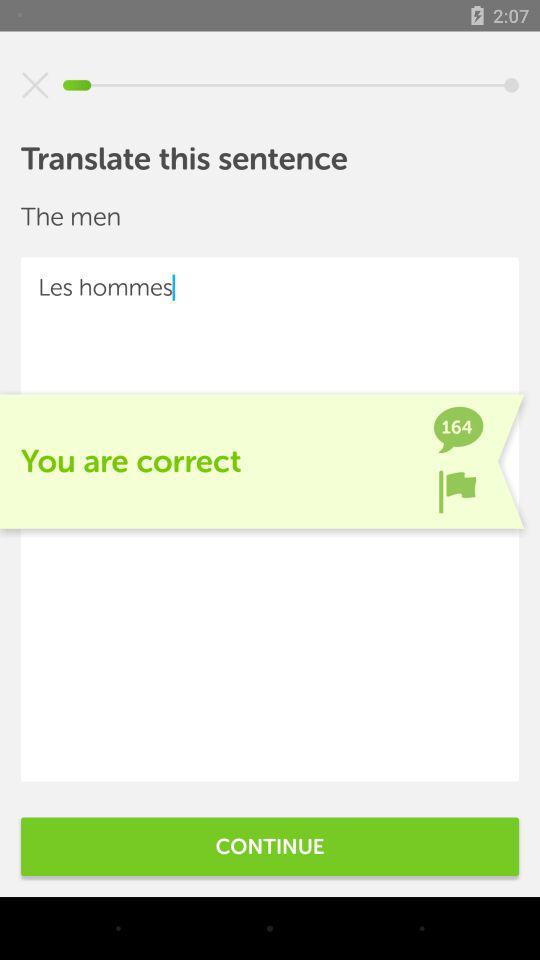 Image resolution: width=540 pixels, height=960 pixels. Describe the element at coordinates (35, 85) in the screenshot. I see `the icon above the translate this sentence` at that location.